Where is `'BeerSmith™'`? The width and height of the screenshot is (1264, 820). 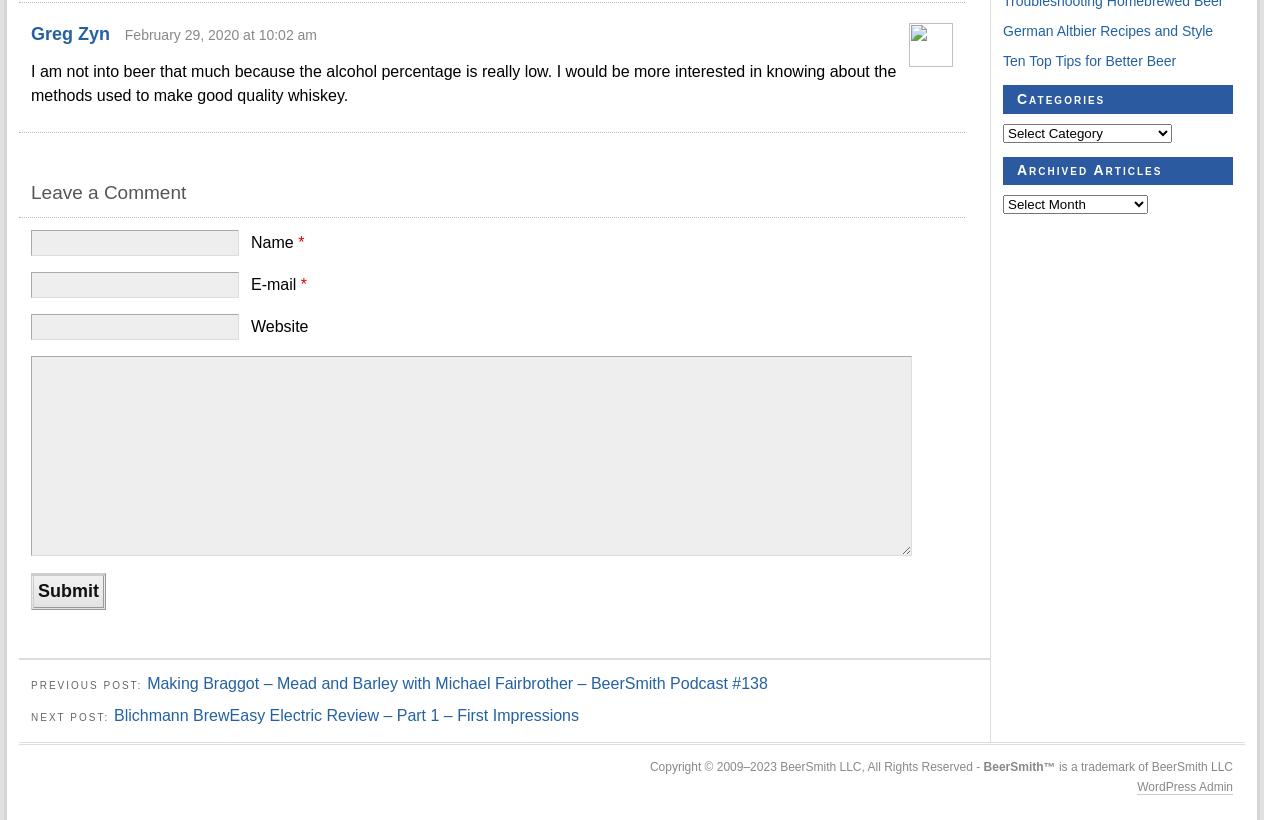 'BeerSmith™' is located at coordinates (1018, 764).